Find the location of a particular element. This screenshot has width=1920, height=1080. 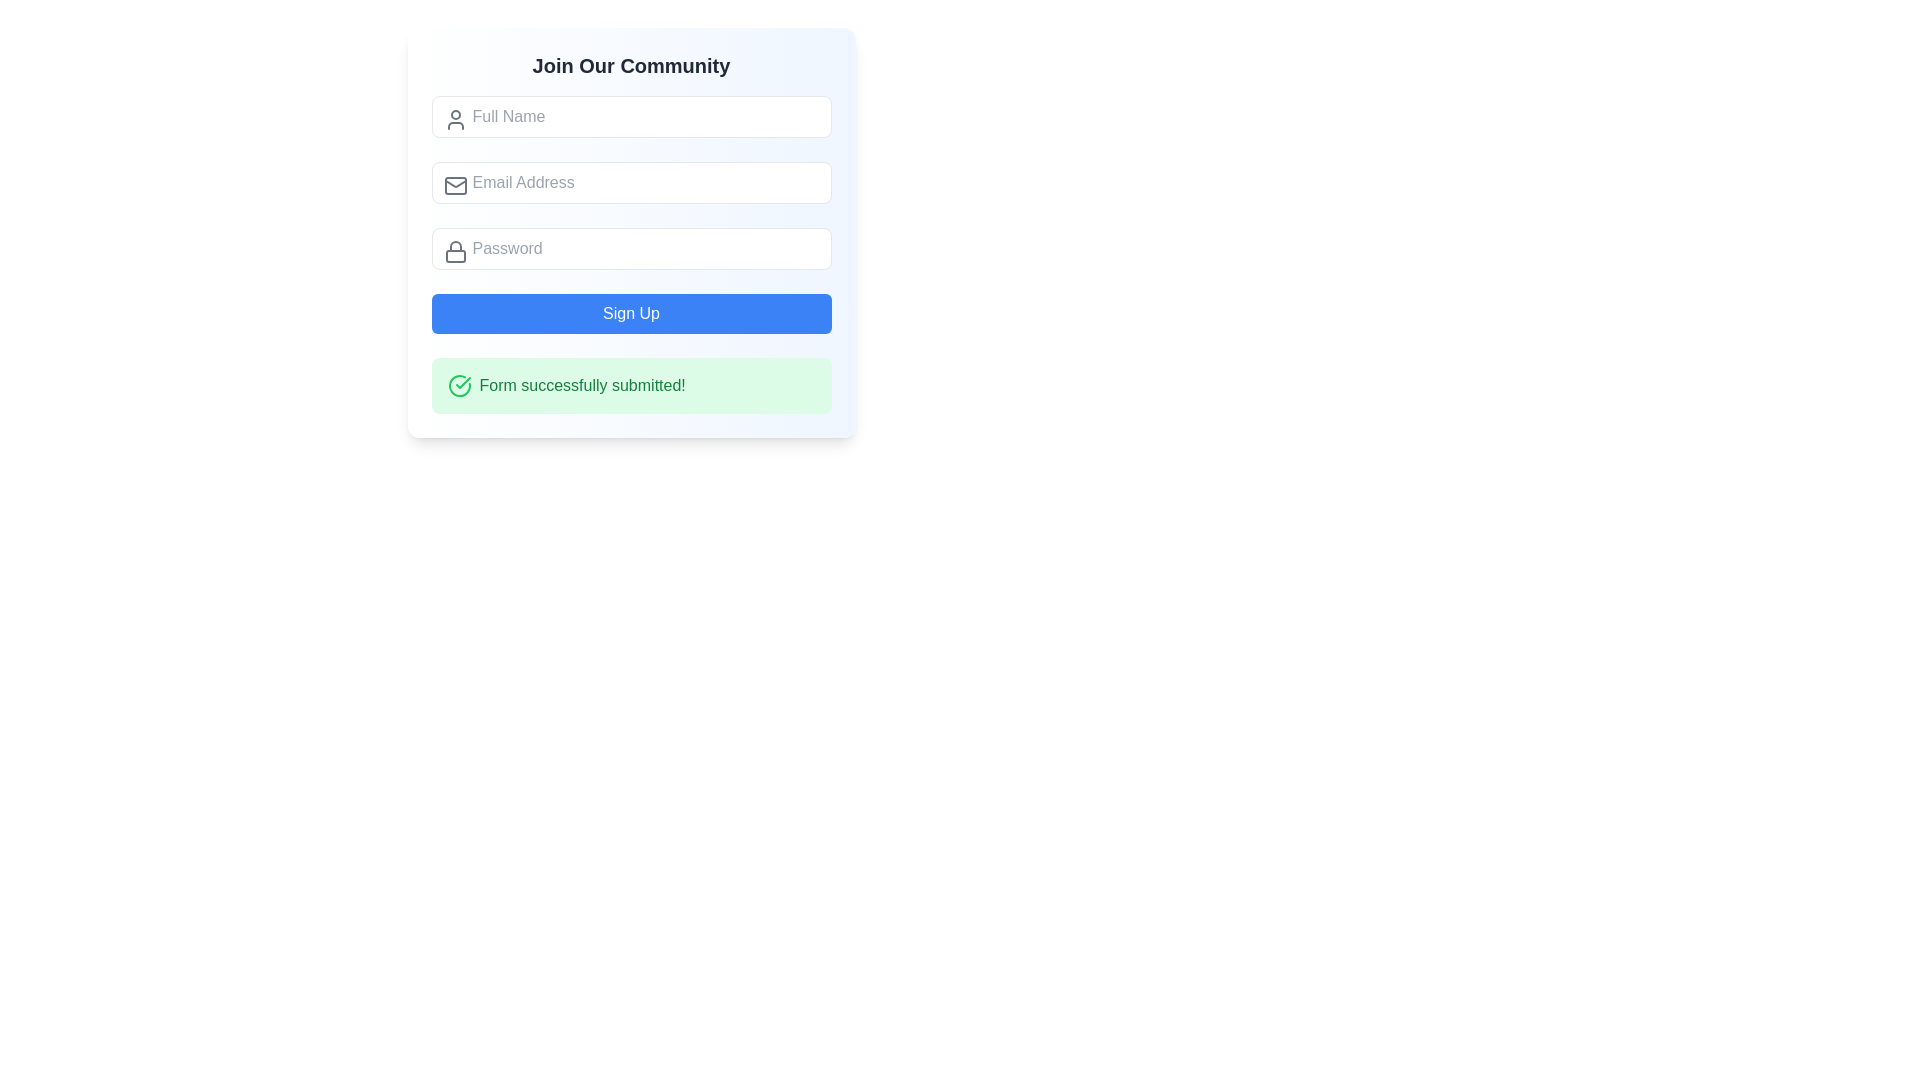

the inner rectangular part of the mail envelope icon, which indicates the associated input field for entering an email address is located at coordinates (454, 185).